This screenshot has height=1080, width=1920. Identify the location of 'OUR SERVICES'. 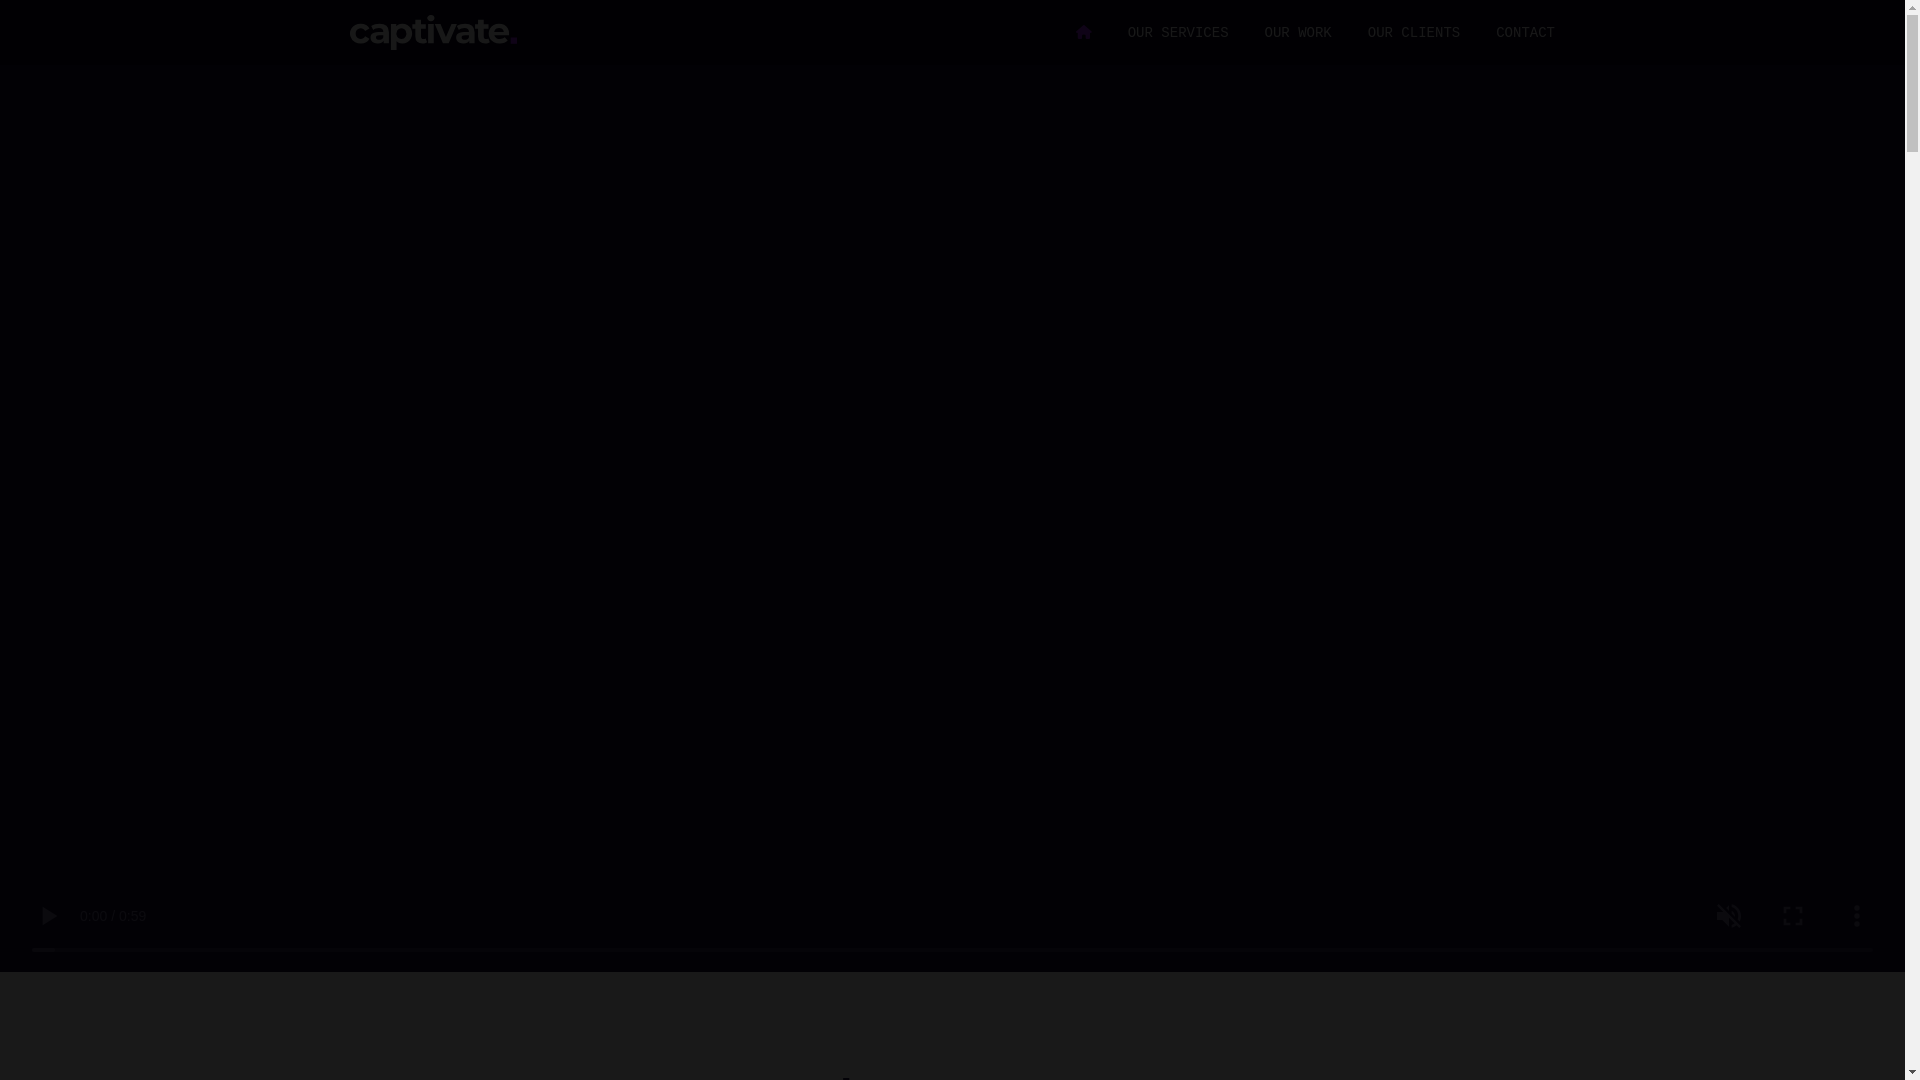
(1178, 33).